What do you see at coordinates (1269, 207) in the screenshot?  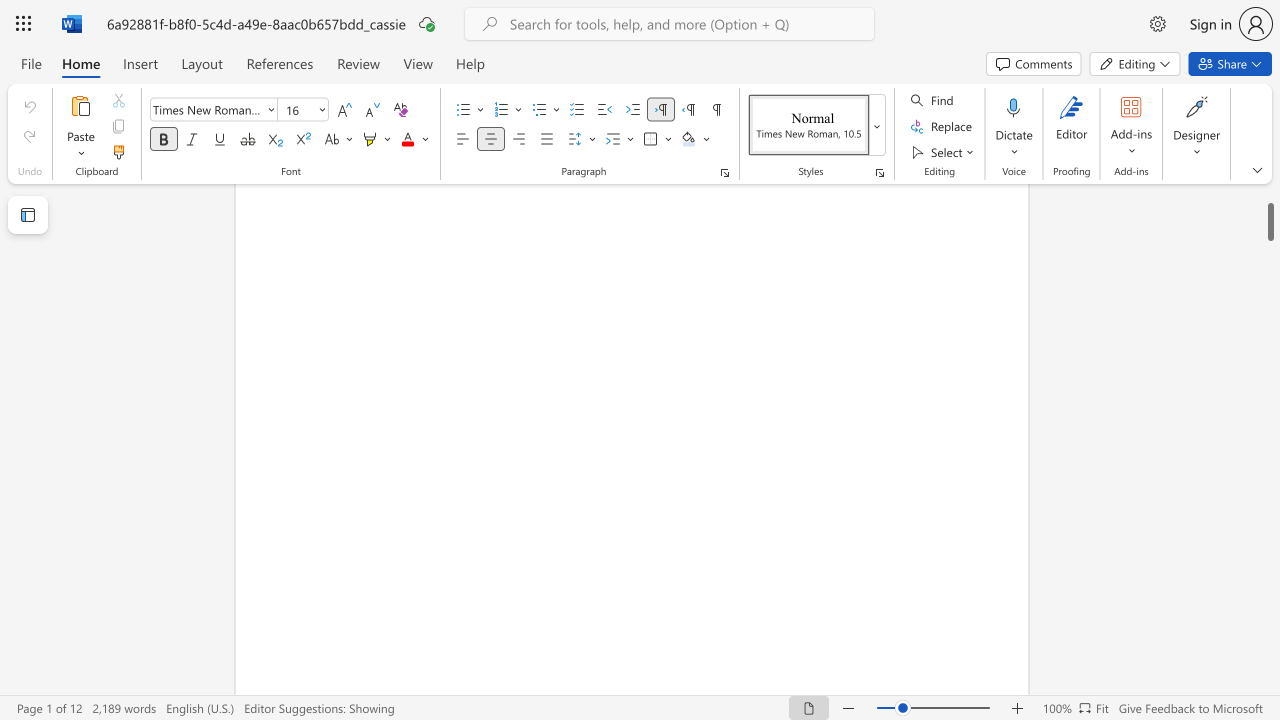 I see `the scrollbar and move up 380 pixels` at bounding box center [1269, 207].